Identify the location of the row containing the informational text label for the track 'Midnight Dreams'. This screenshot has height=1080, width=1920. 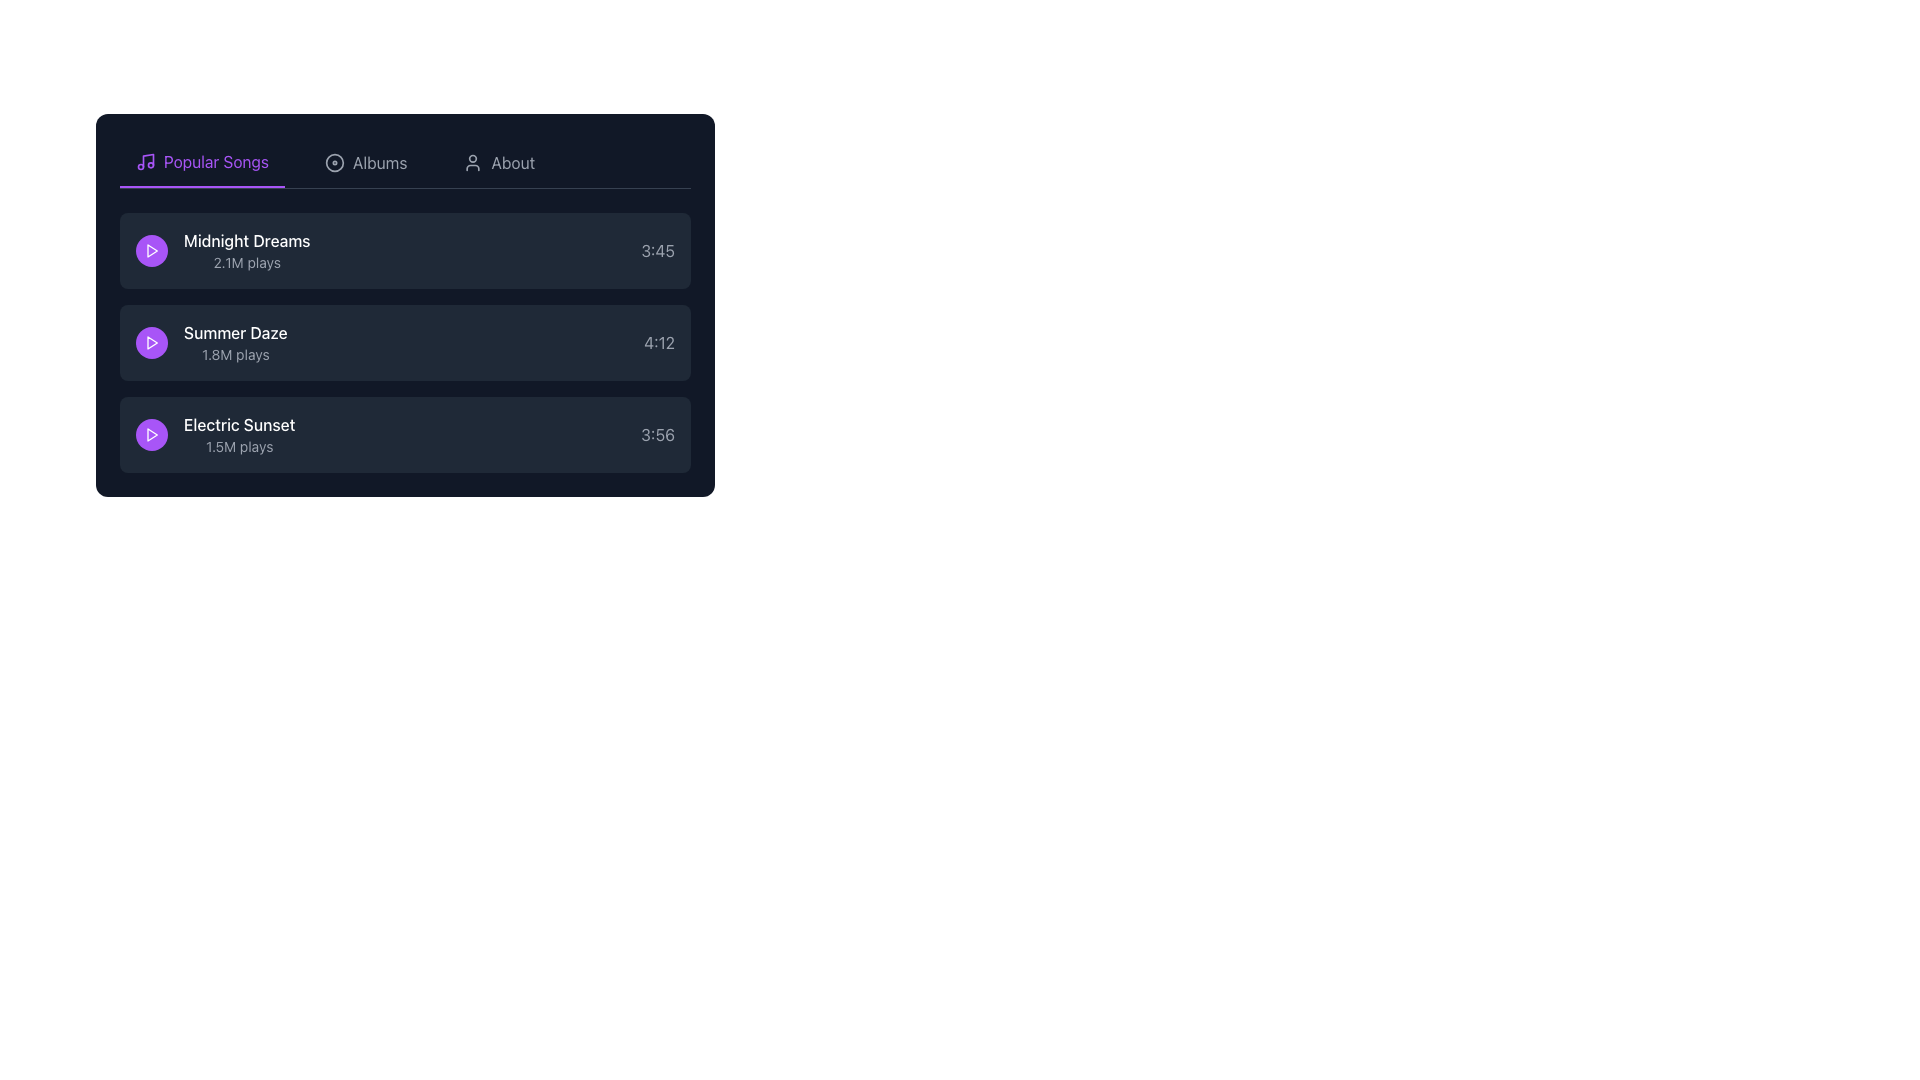
(245, 249).